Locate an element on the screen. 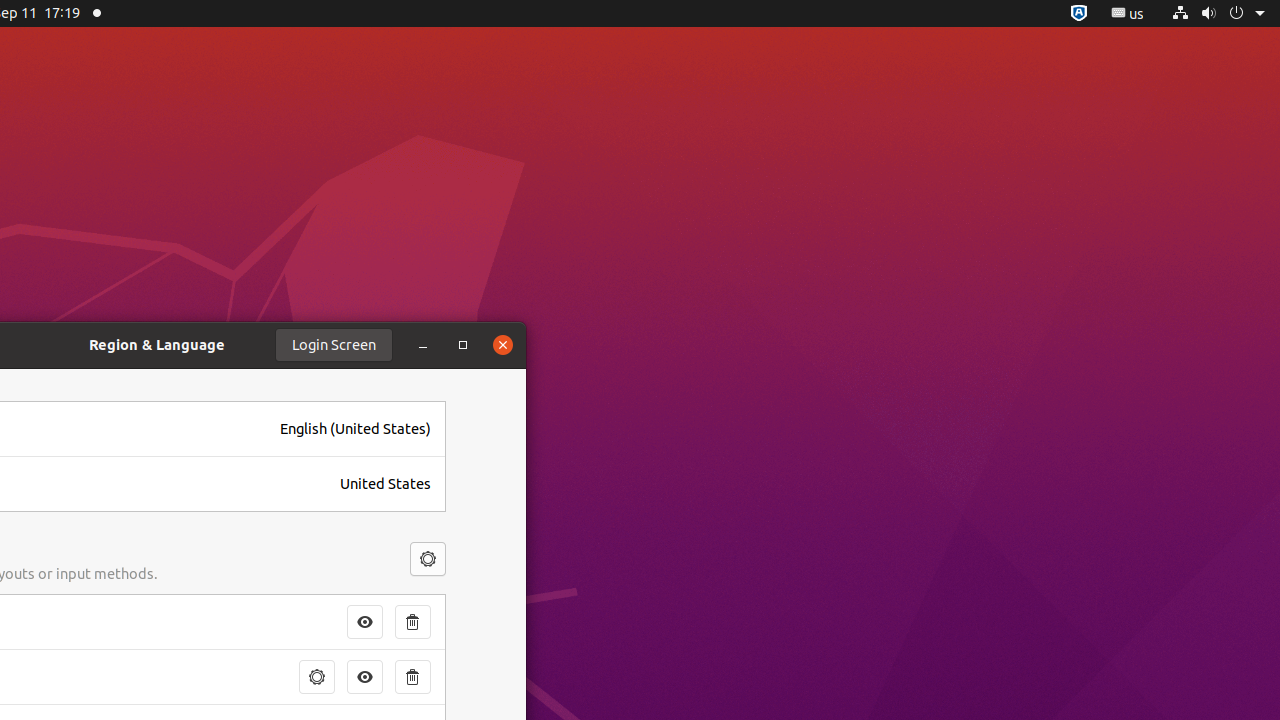 This screenshot has width=1280, height=720. 'Maximize' is located at coordinates (461, 344).